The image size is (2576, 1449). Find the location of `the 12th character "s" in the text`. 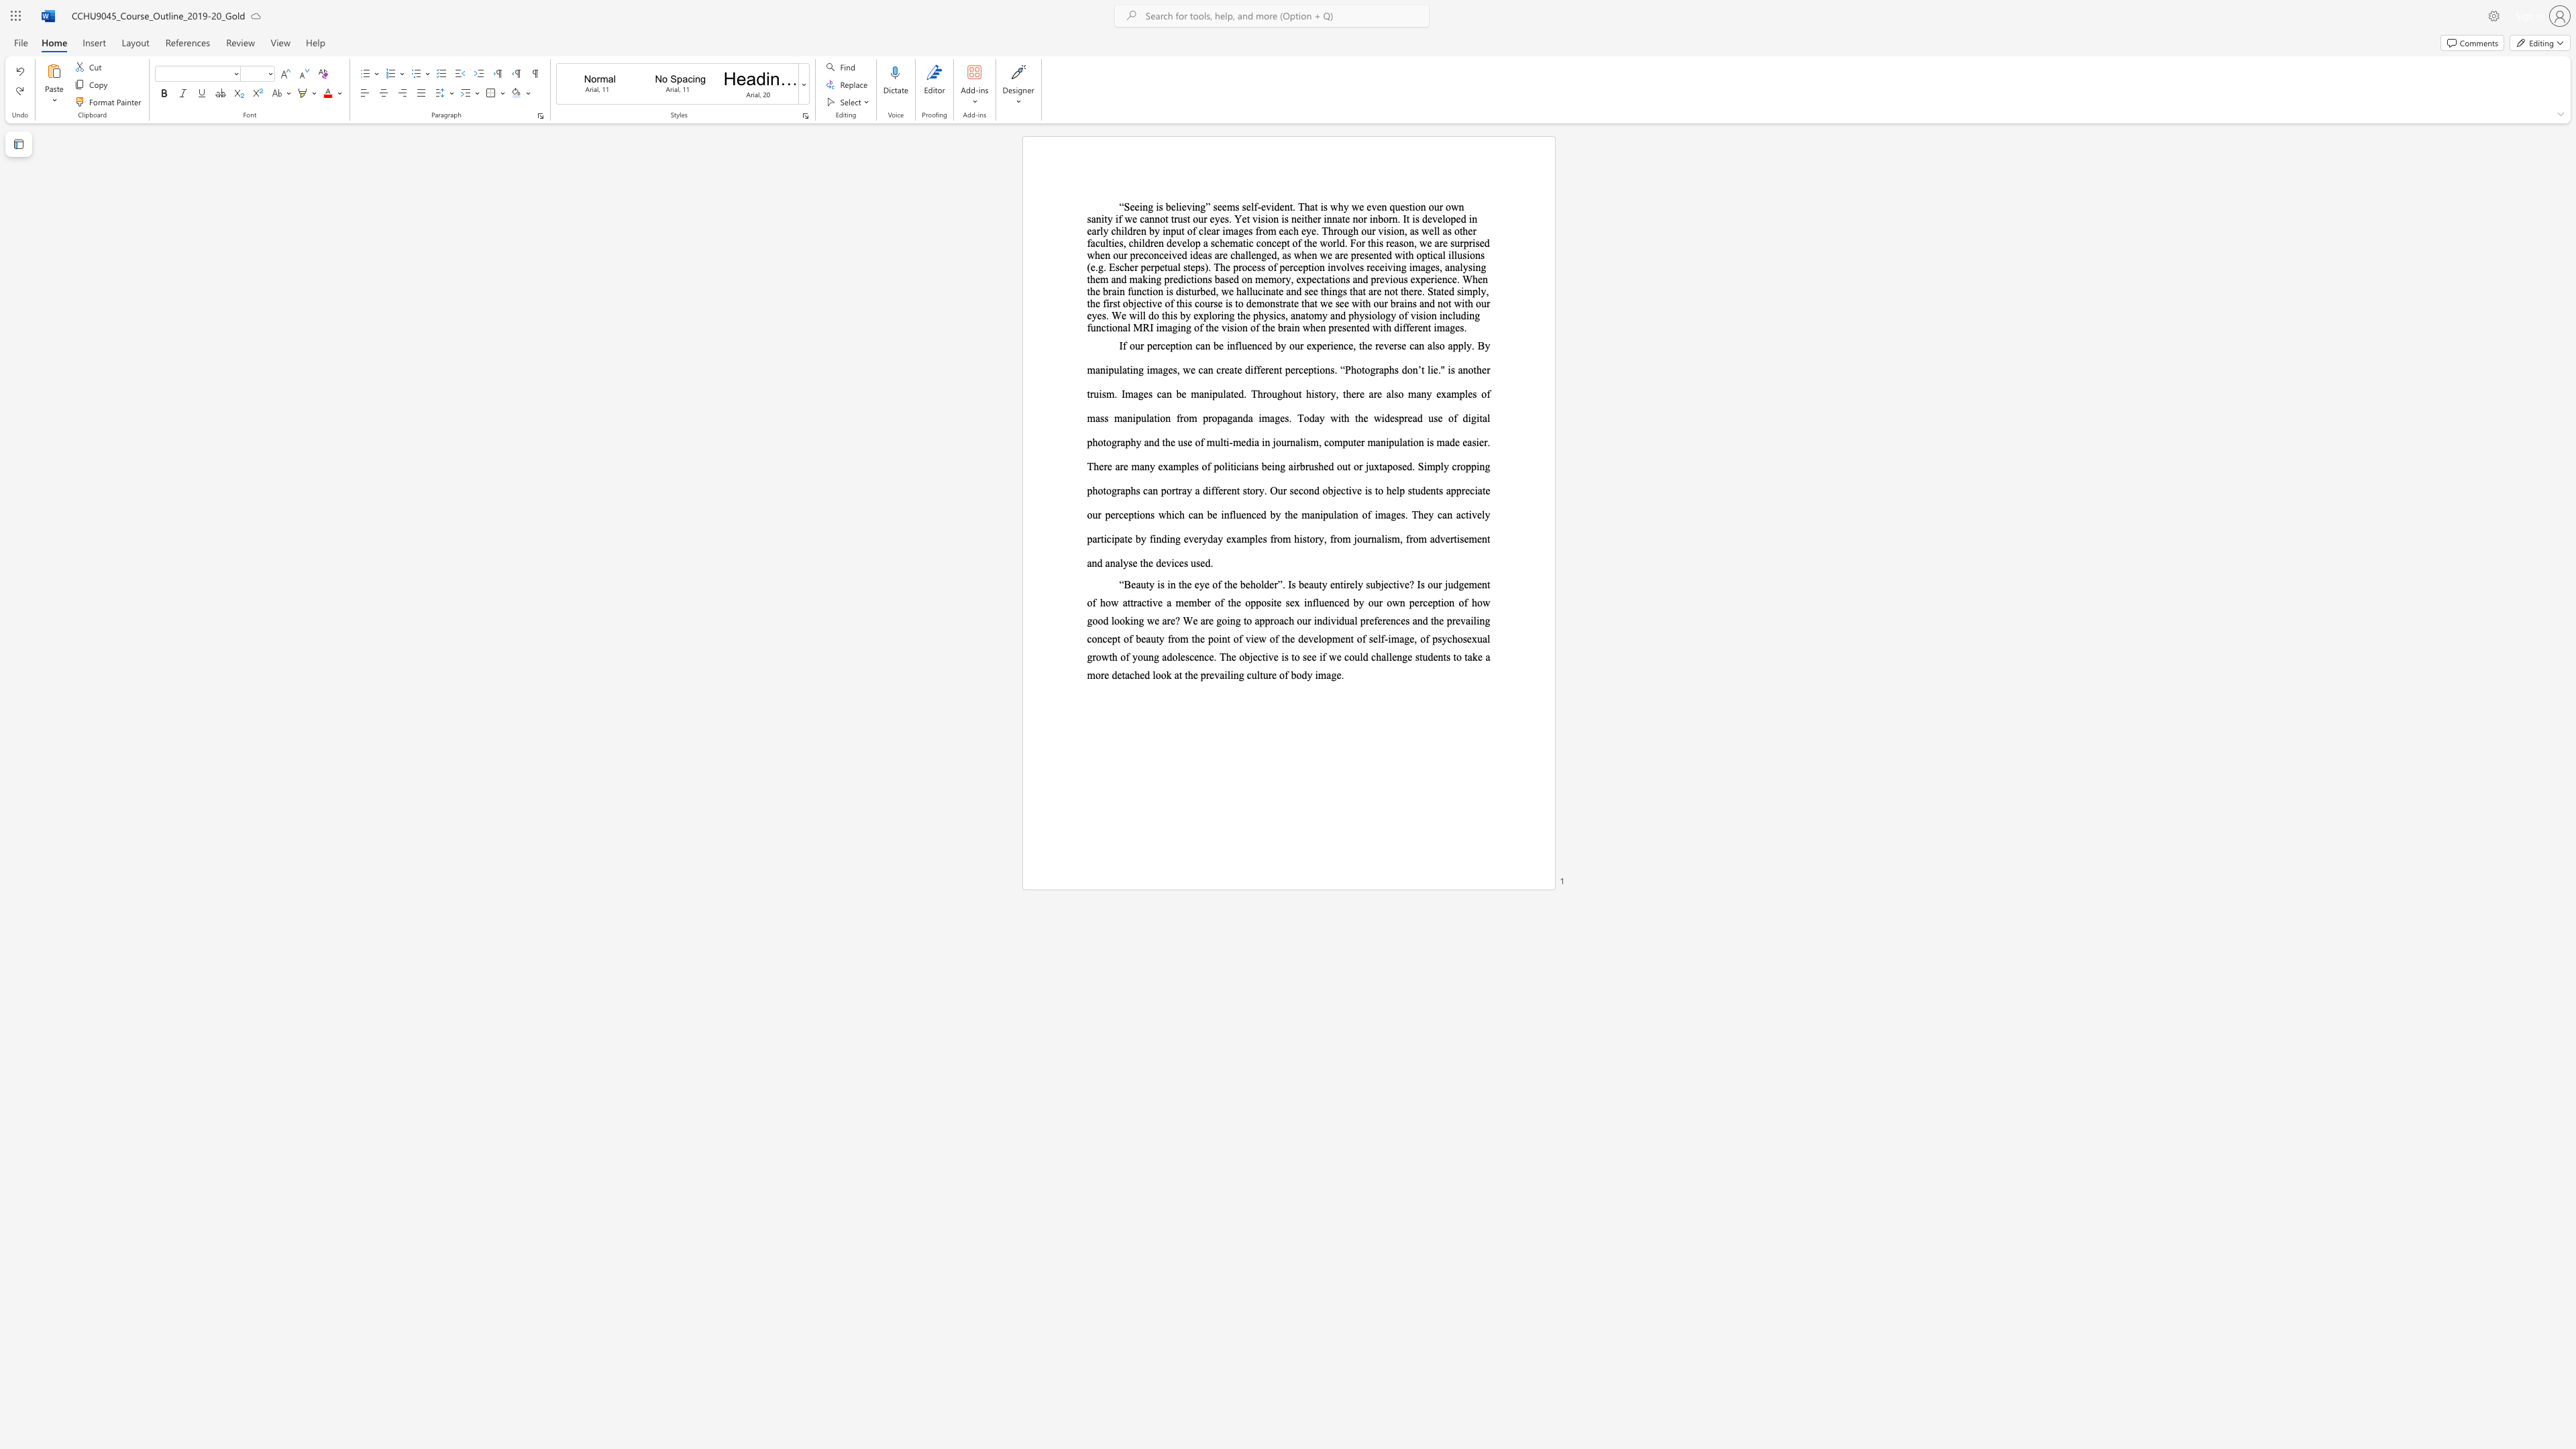

the 12th character "s" in the text is located at coordinates (1416, 218).